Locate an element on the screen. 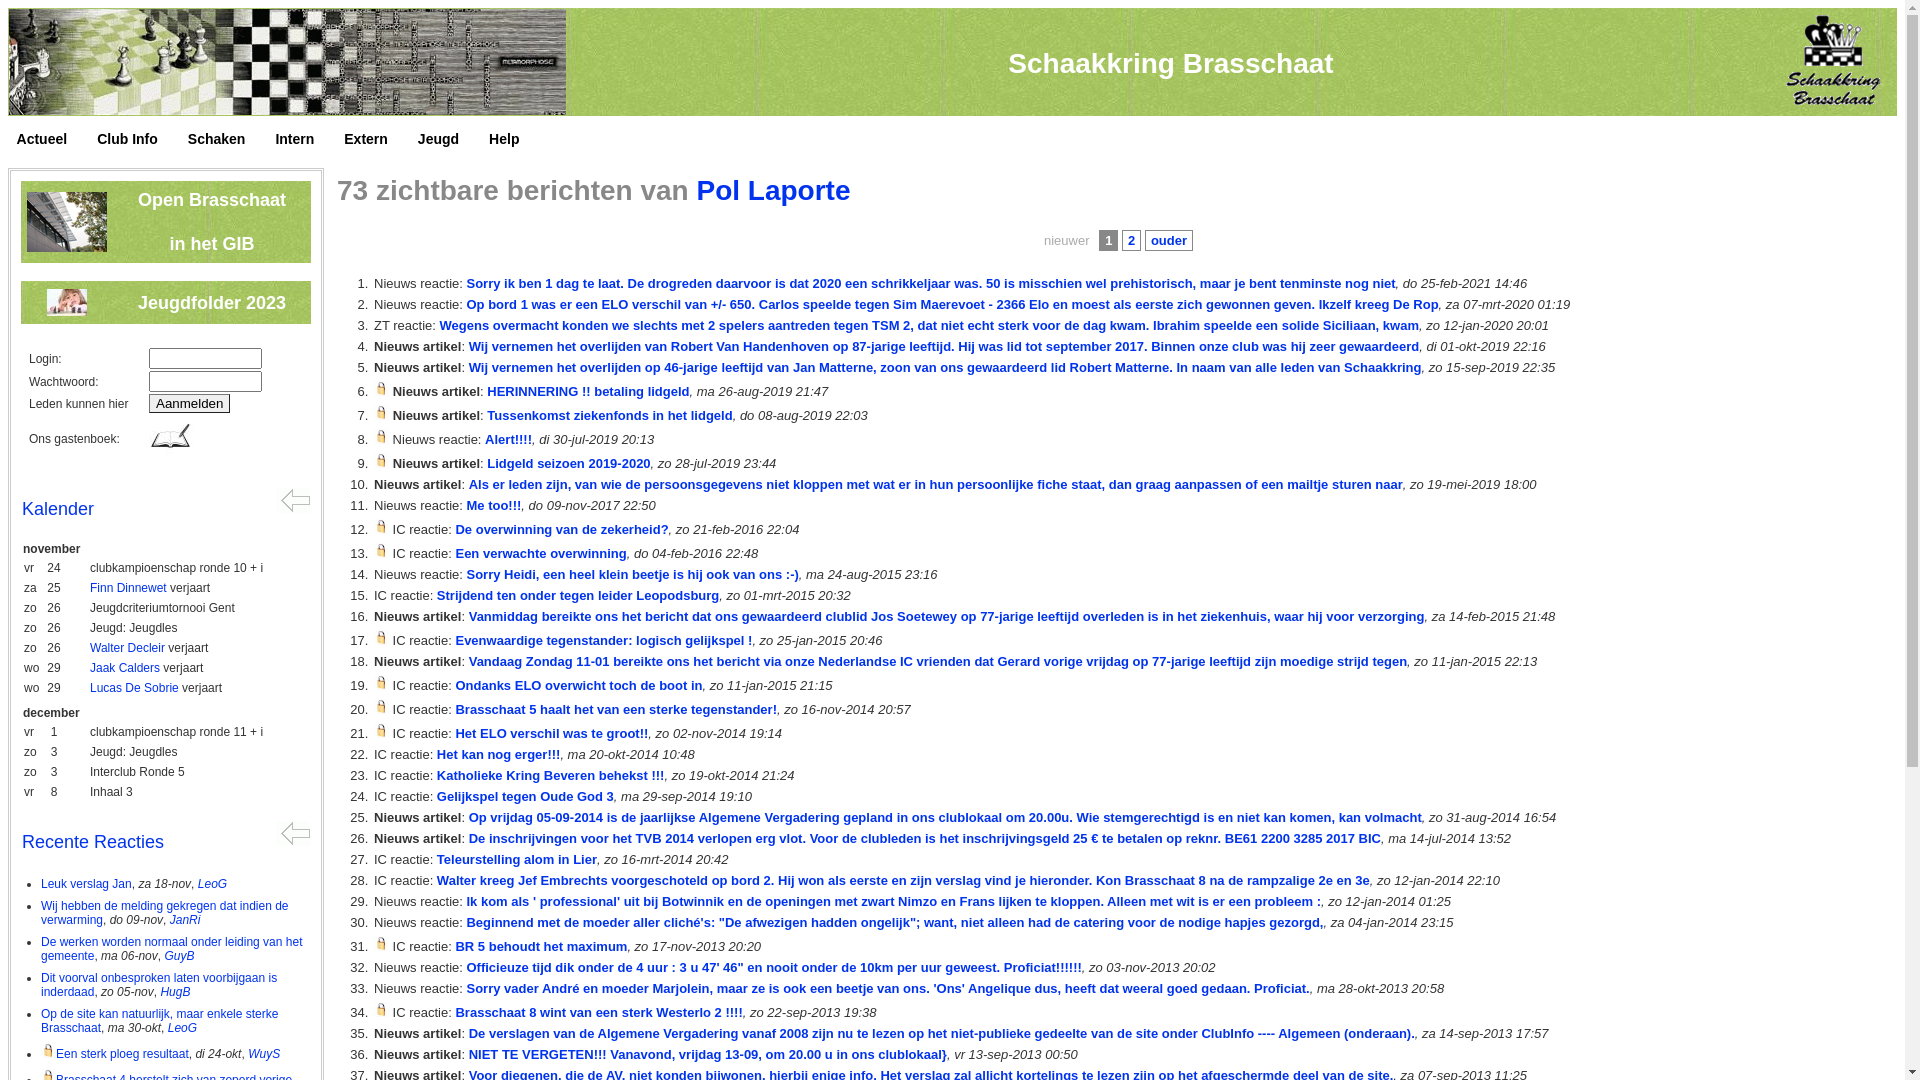 Image resolution: width=1920 pixels, height=1080 pixels. ' ' is located at coordinates (10, 143).